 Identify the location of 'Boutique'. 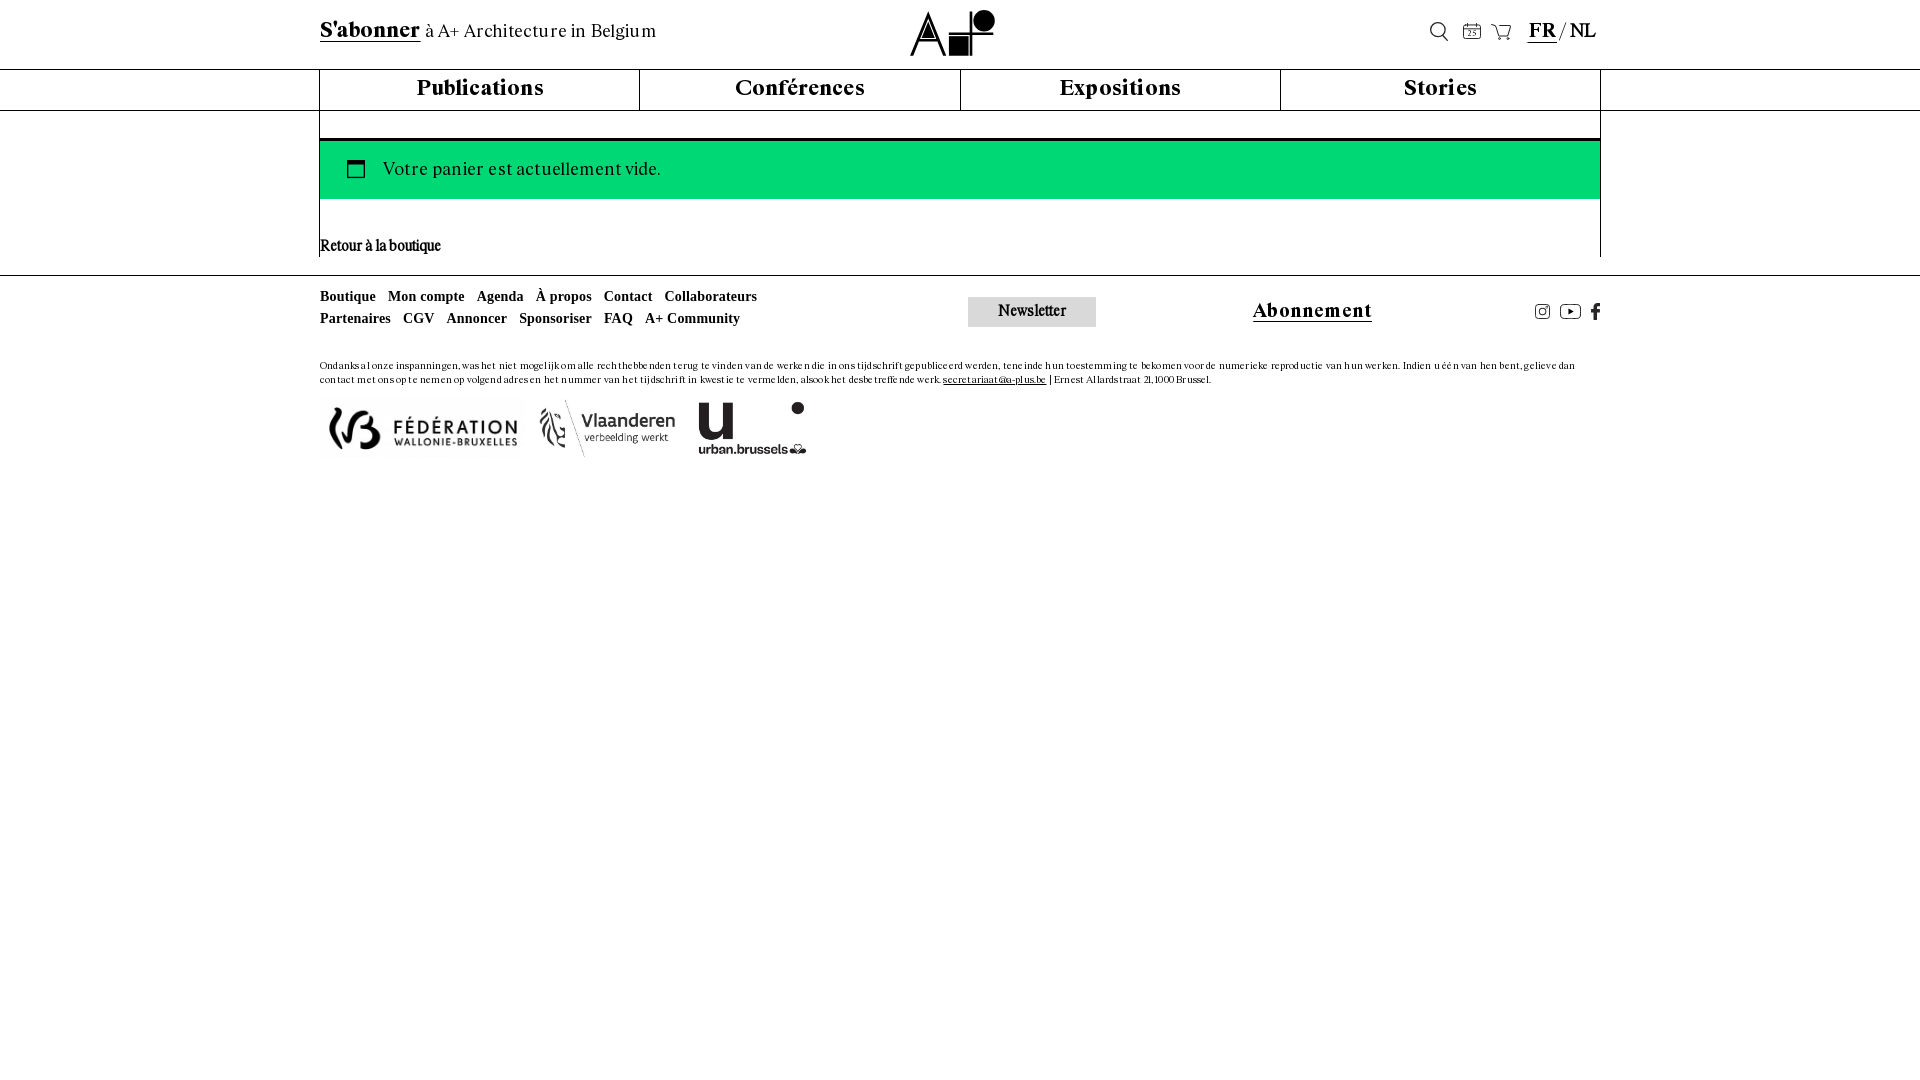
(347, 296).